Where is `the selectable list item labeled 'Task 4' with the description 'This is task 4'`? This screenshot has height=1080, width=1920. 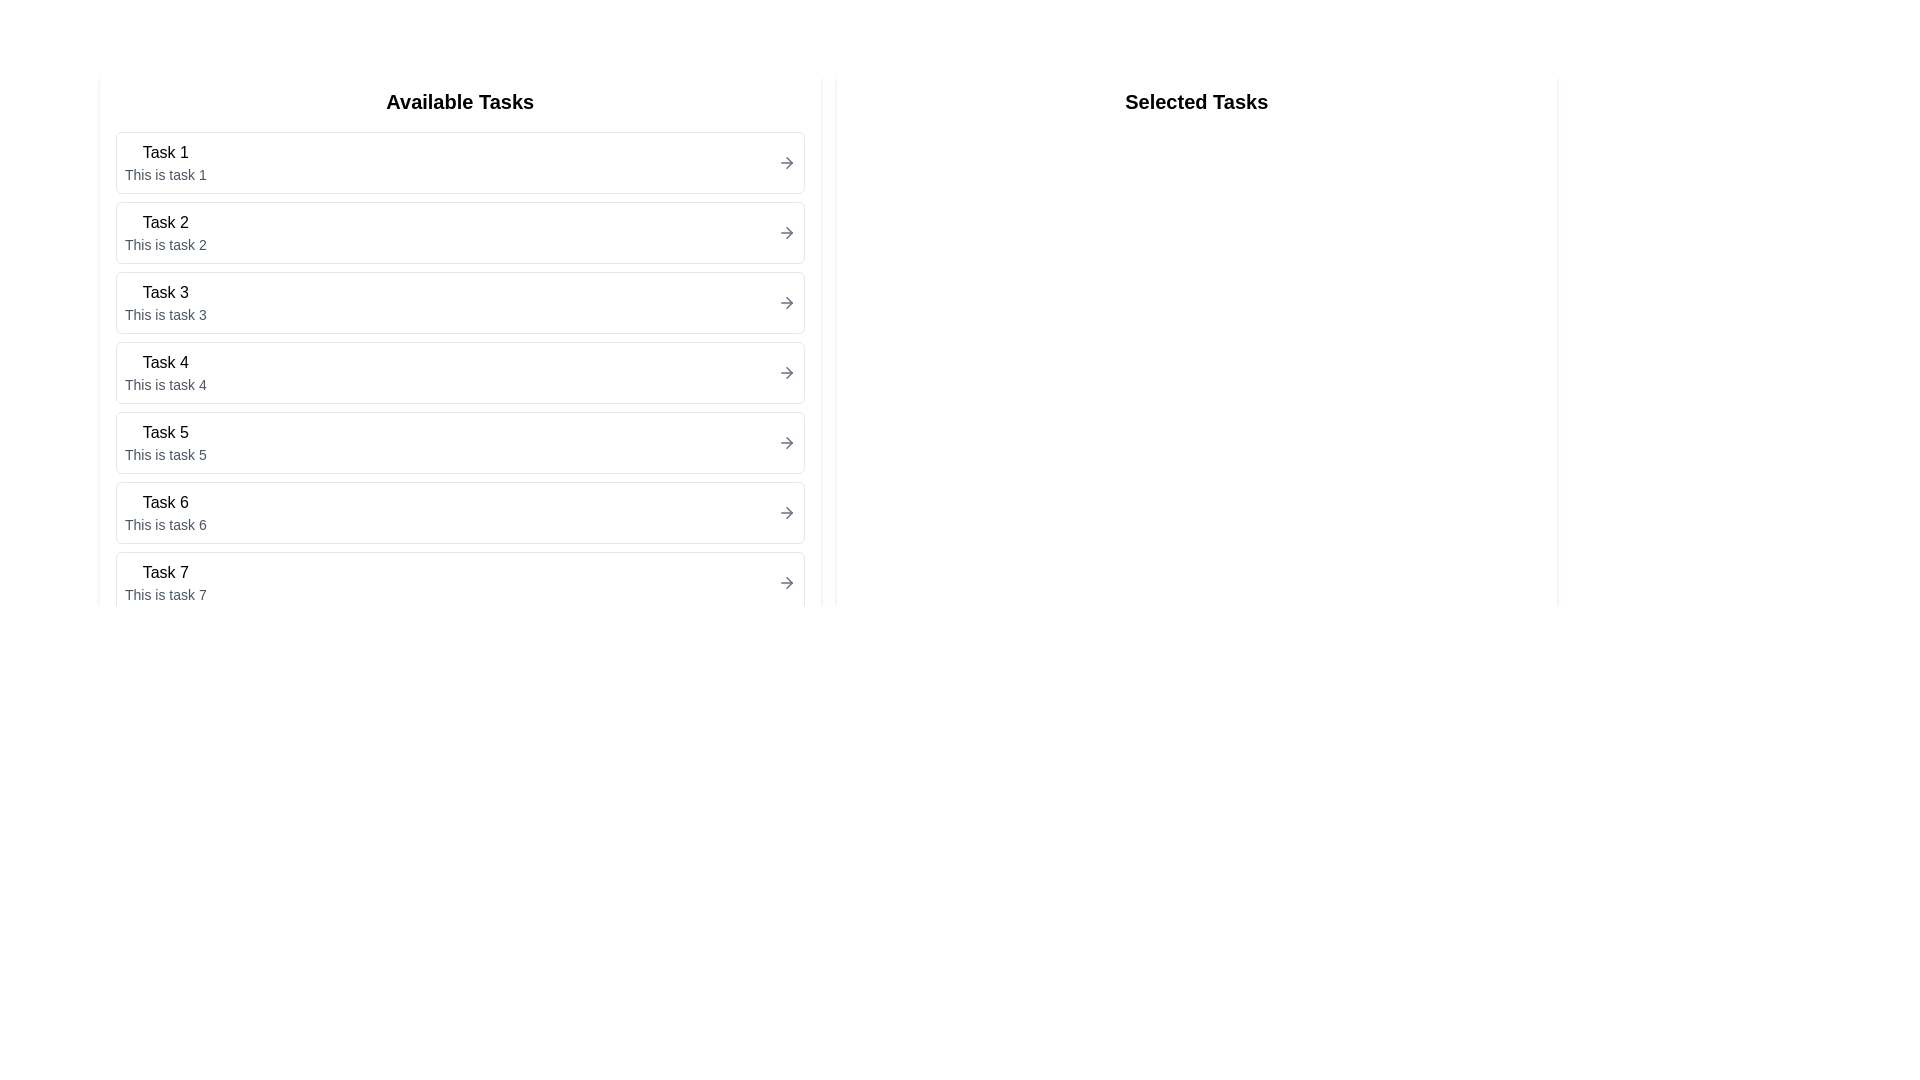
the selectable list item labeled 'Task 4' with the description 'This is task 4' is located at coordinates (459, 373).